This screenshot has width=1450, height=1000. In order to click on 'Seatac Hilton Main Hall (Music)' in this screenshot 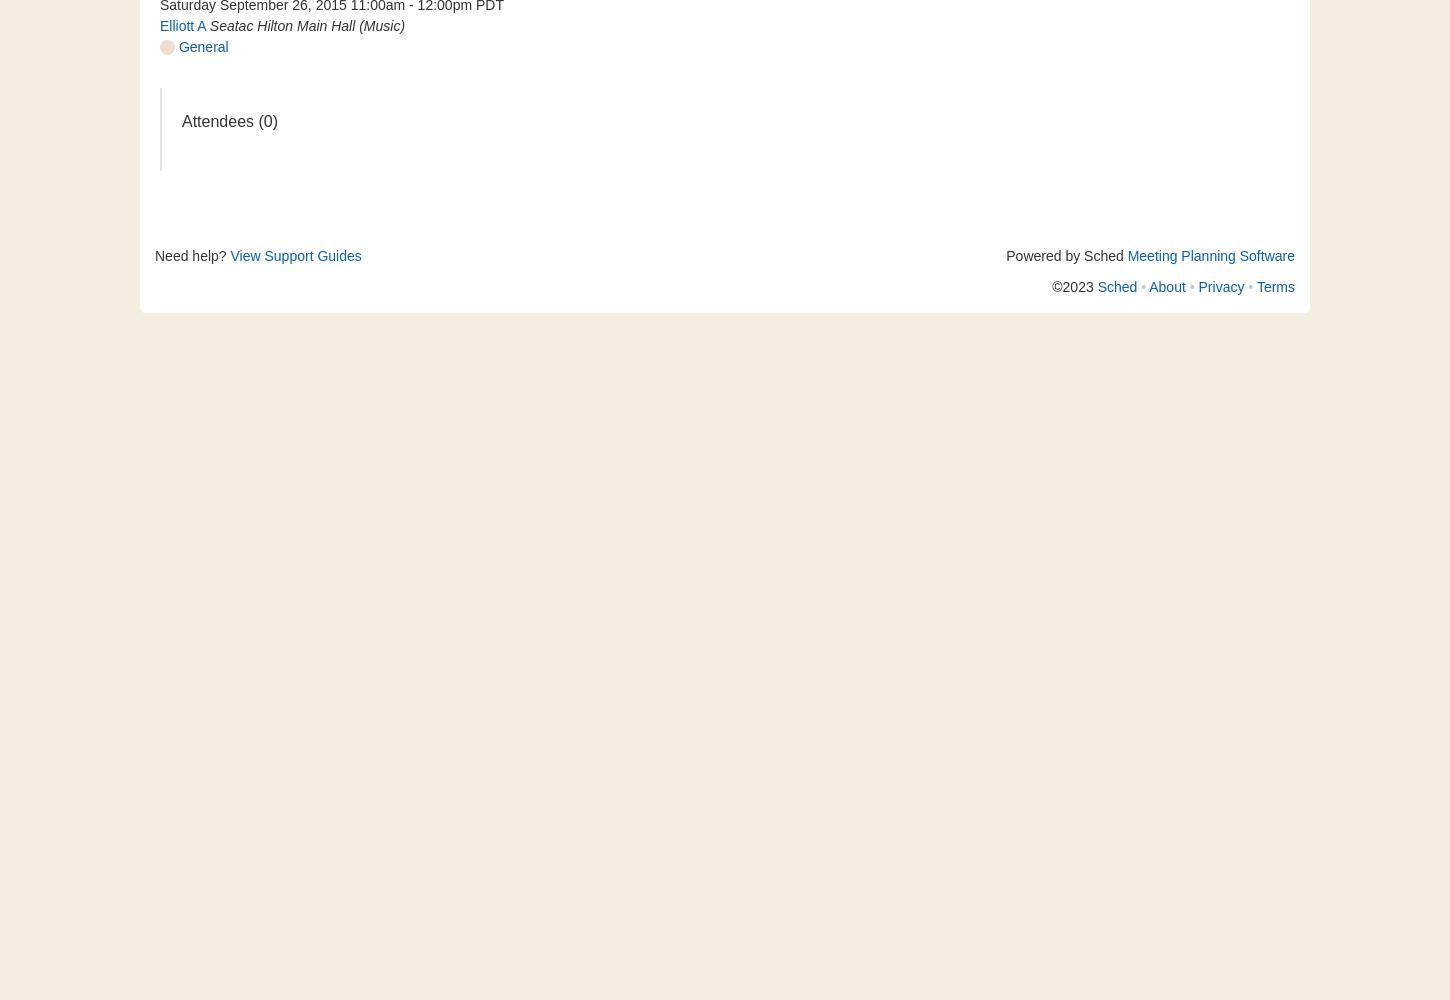, I will do `click(306, 26)`.